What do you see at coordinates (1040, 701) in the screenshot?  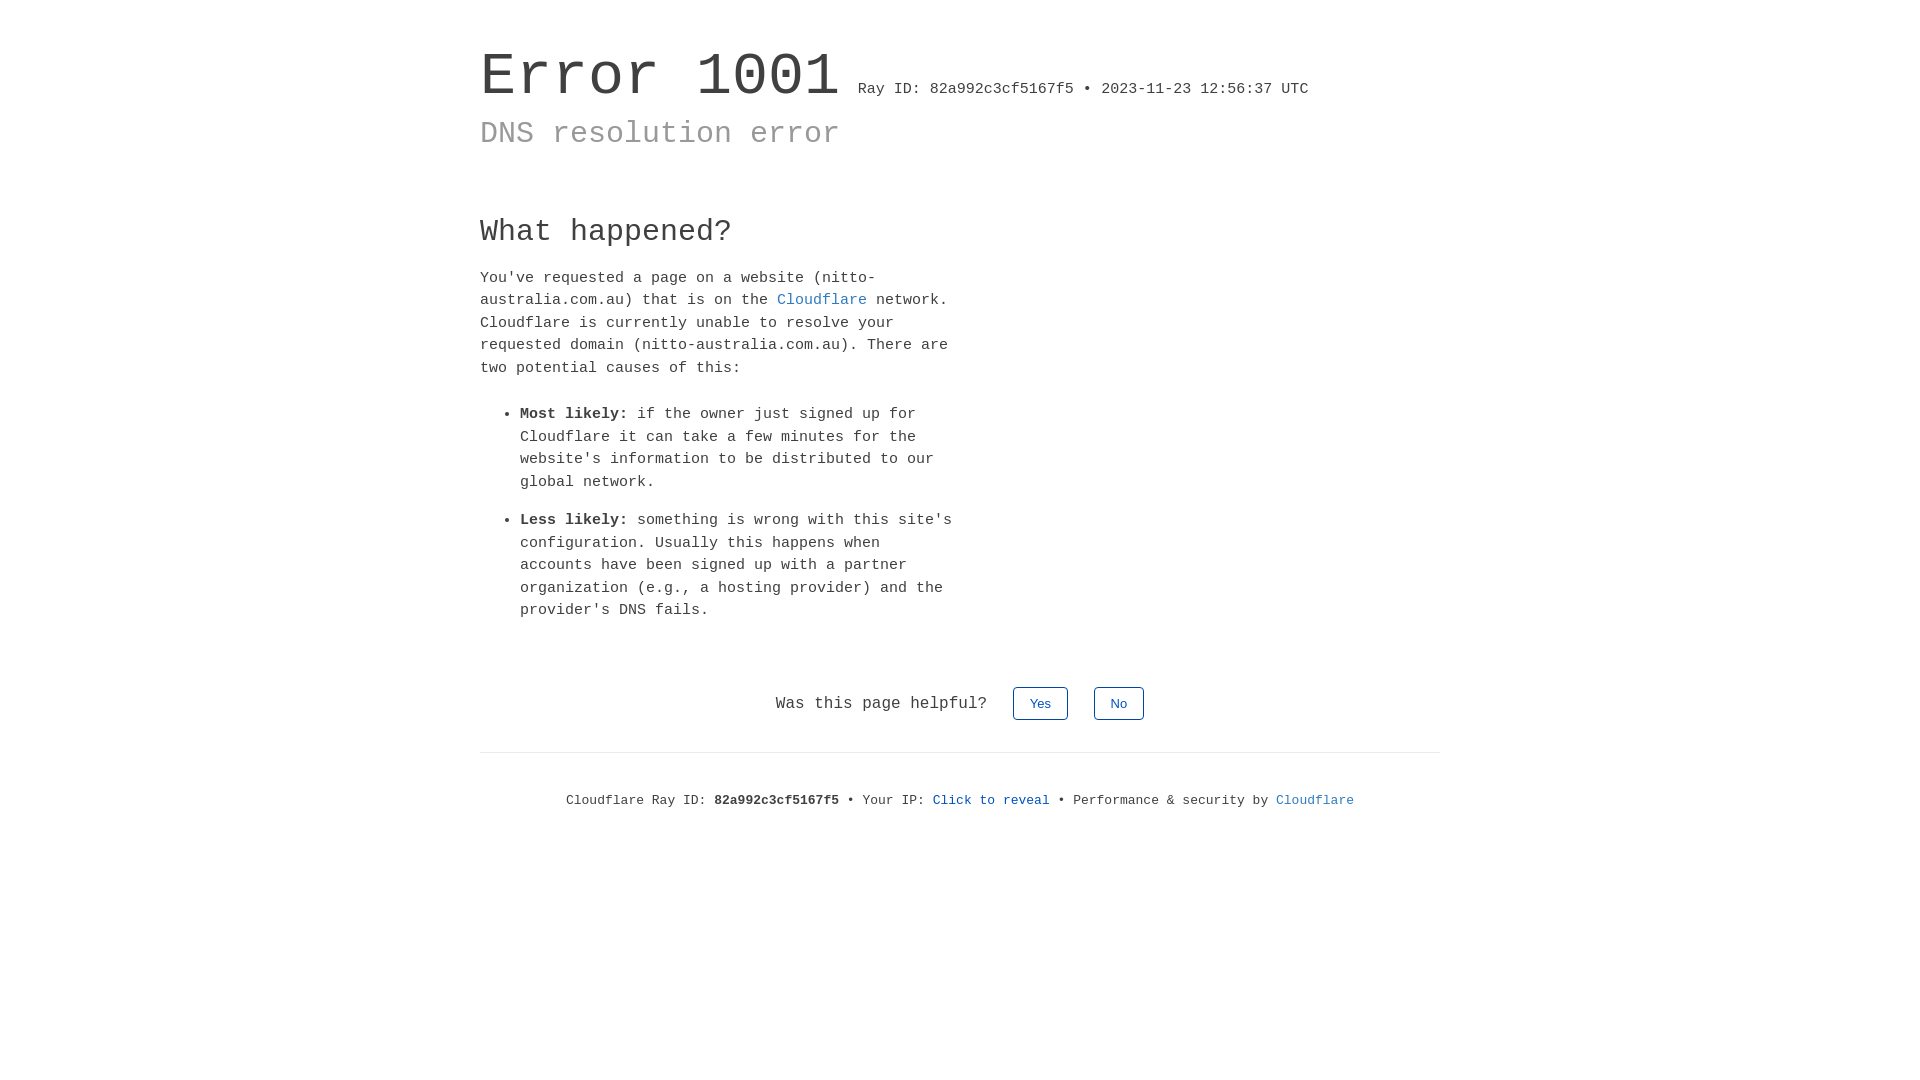 I see `'Yes'` at bounding box center [1040, 701].